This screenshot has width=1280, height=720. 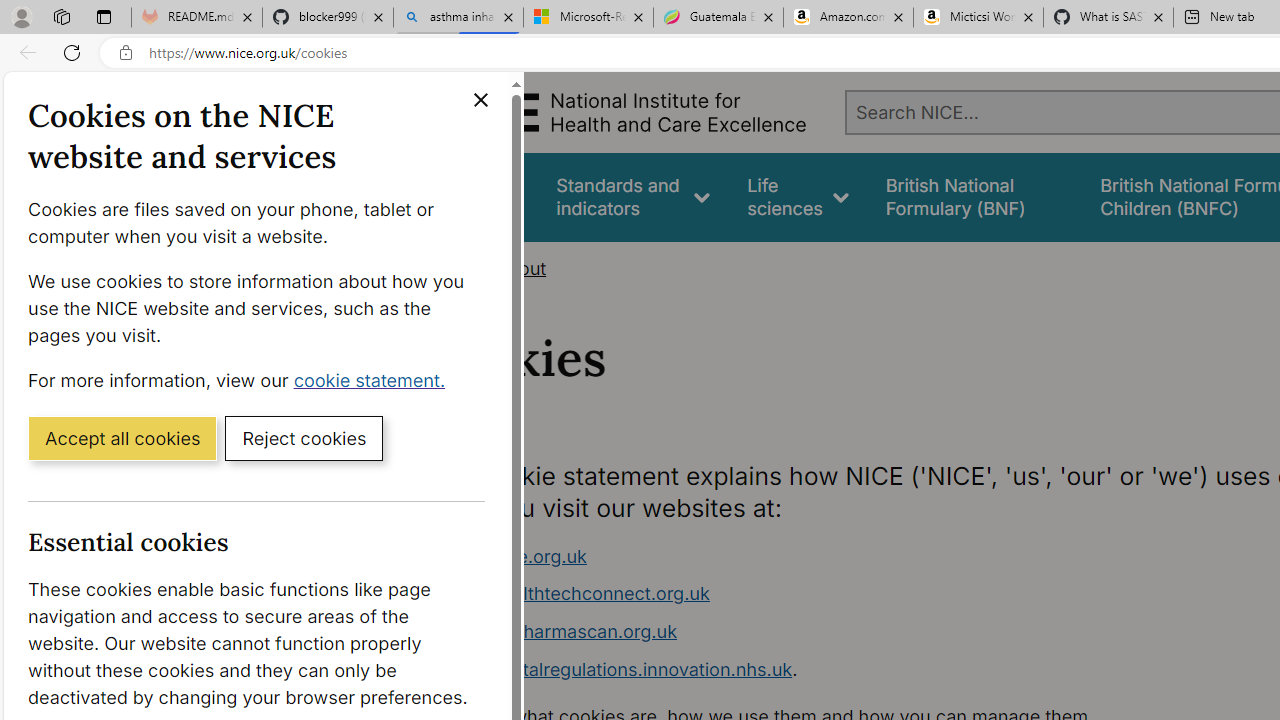 What do you see at coordinates (457, 17) in the screenshot?
I see `'asthma inhaler - Search'` at bounding box center [457, 17].